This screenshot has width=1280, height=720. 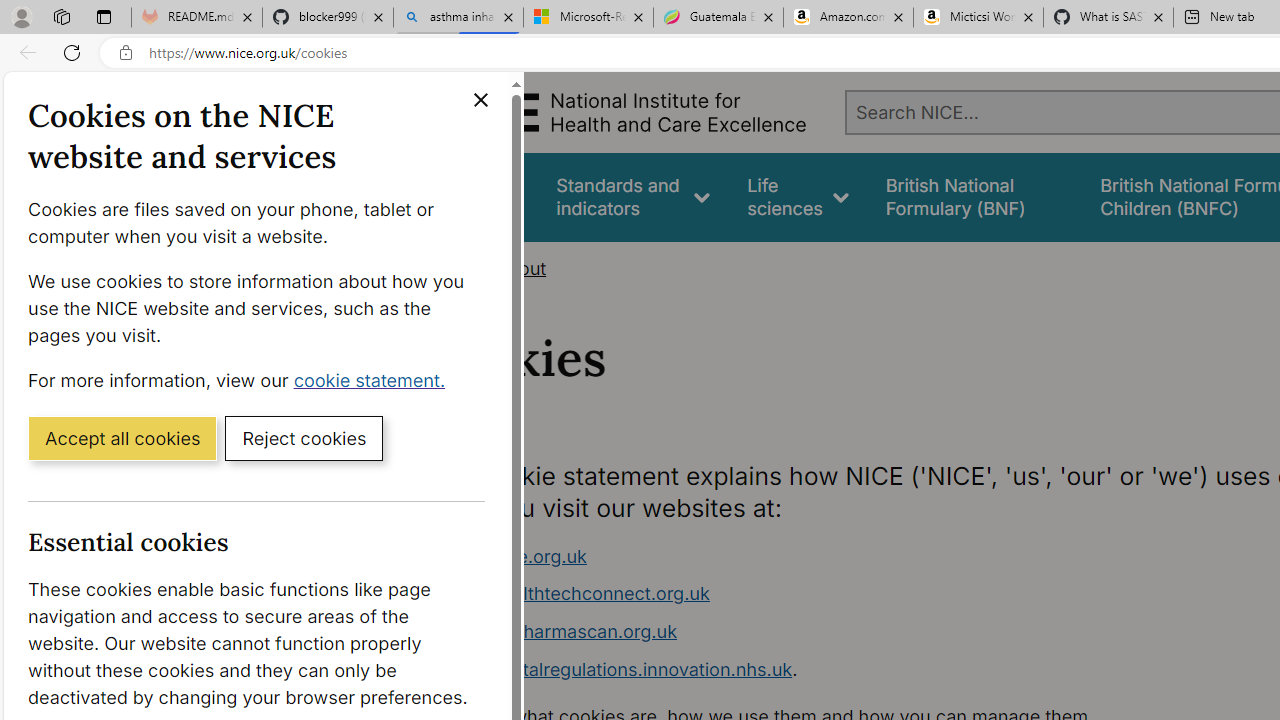 What do you see at coordinates (457, 17) in the screenshot?
I see `'asthma inhaler - Search'` at bounding box center [457, 17].